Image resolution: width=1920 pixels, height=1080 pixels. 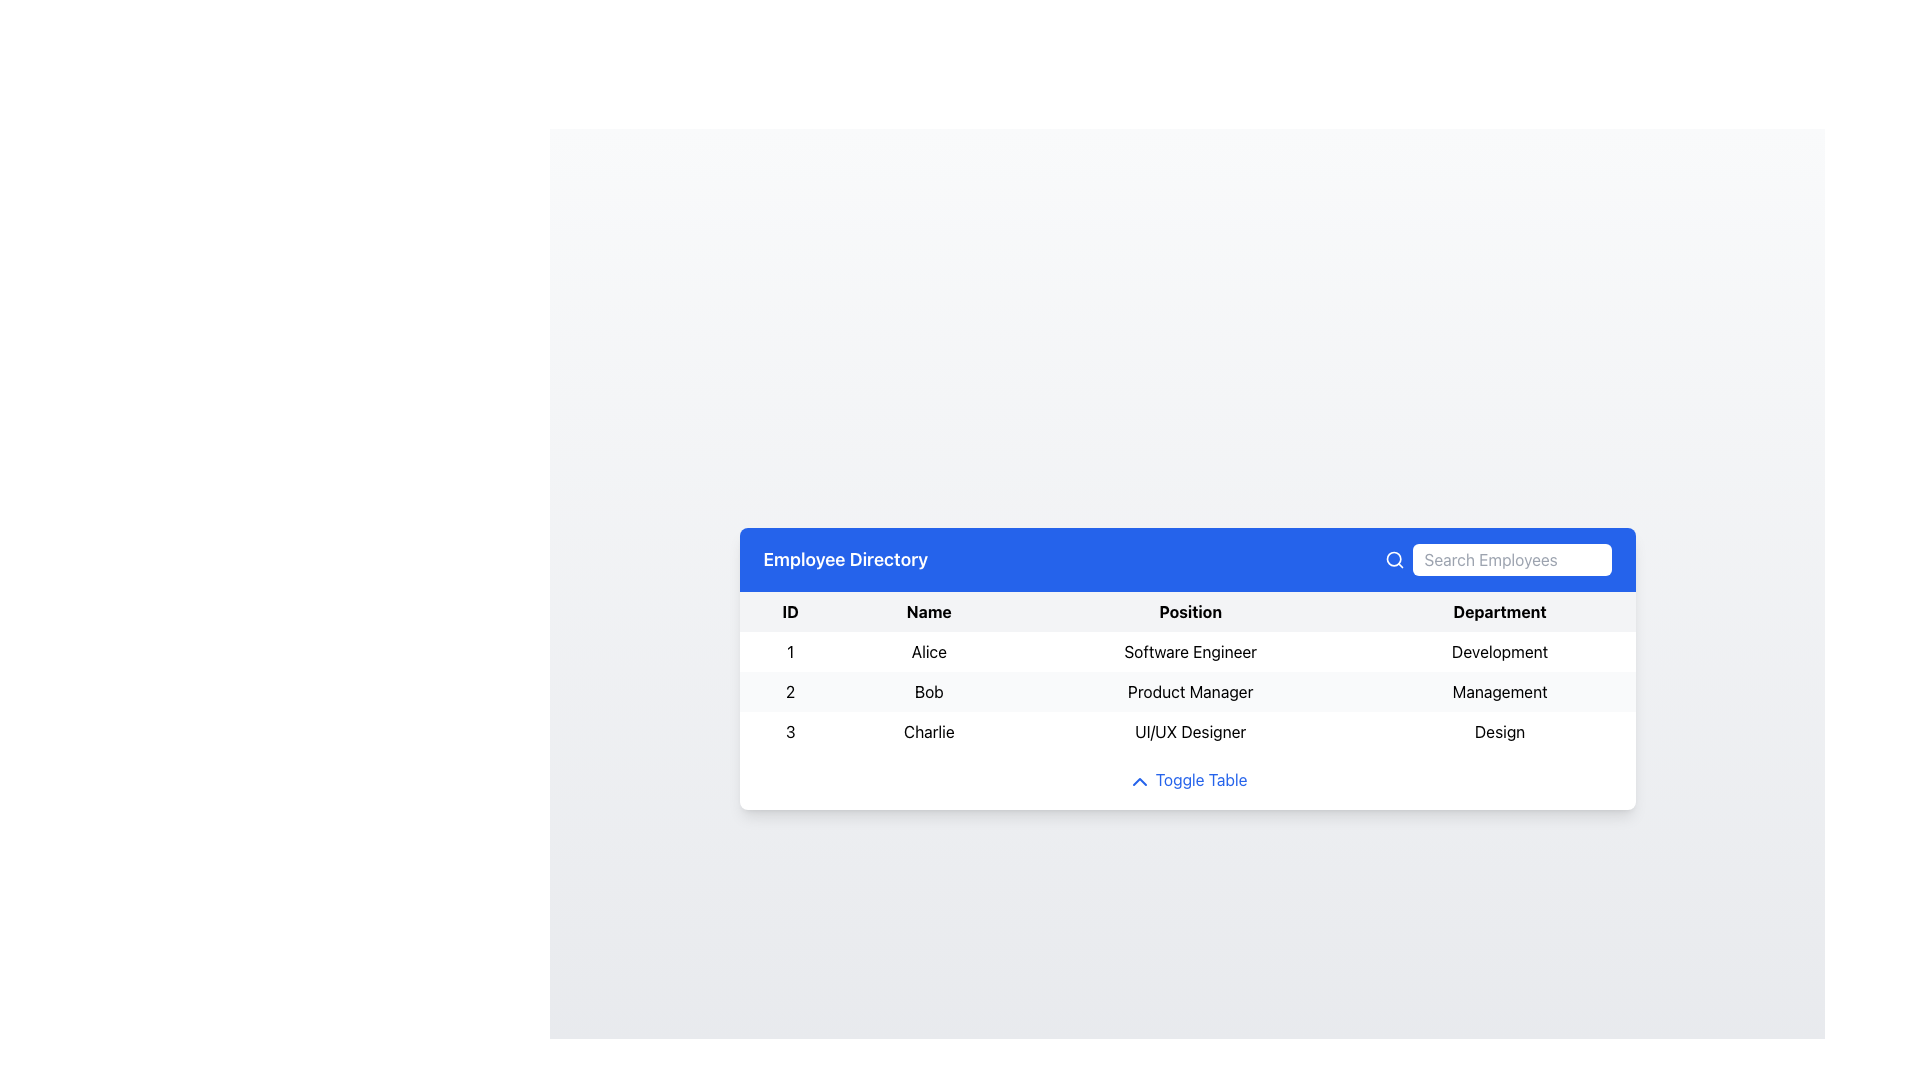 I want to click on text displayed in the 'Design' label, which is located in the last column of the table row associated with user 'Charlie', so click(x=1500, y=732).